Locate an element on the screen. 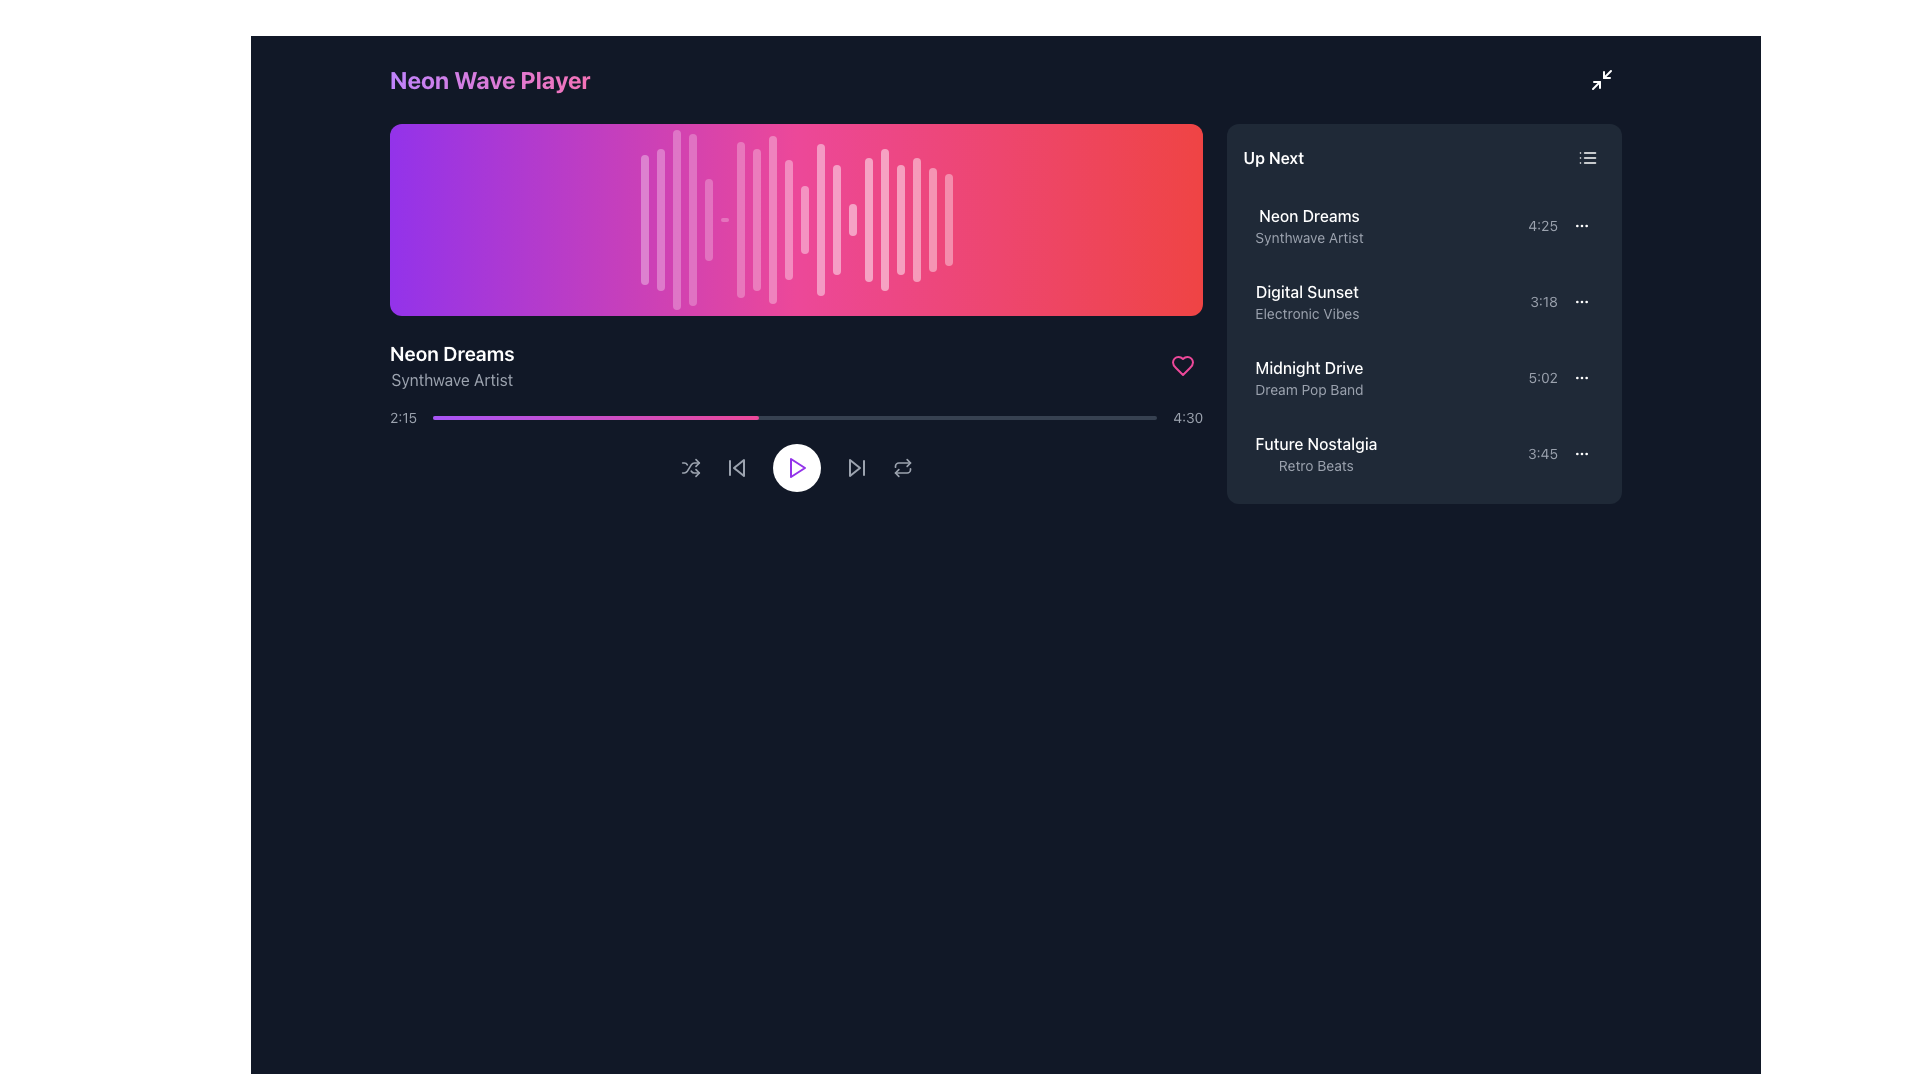 The height and width of the screenshot is (1080, 1920). the media progress is located at coordinates (852, 416).